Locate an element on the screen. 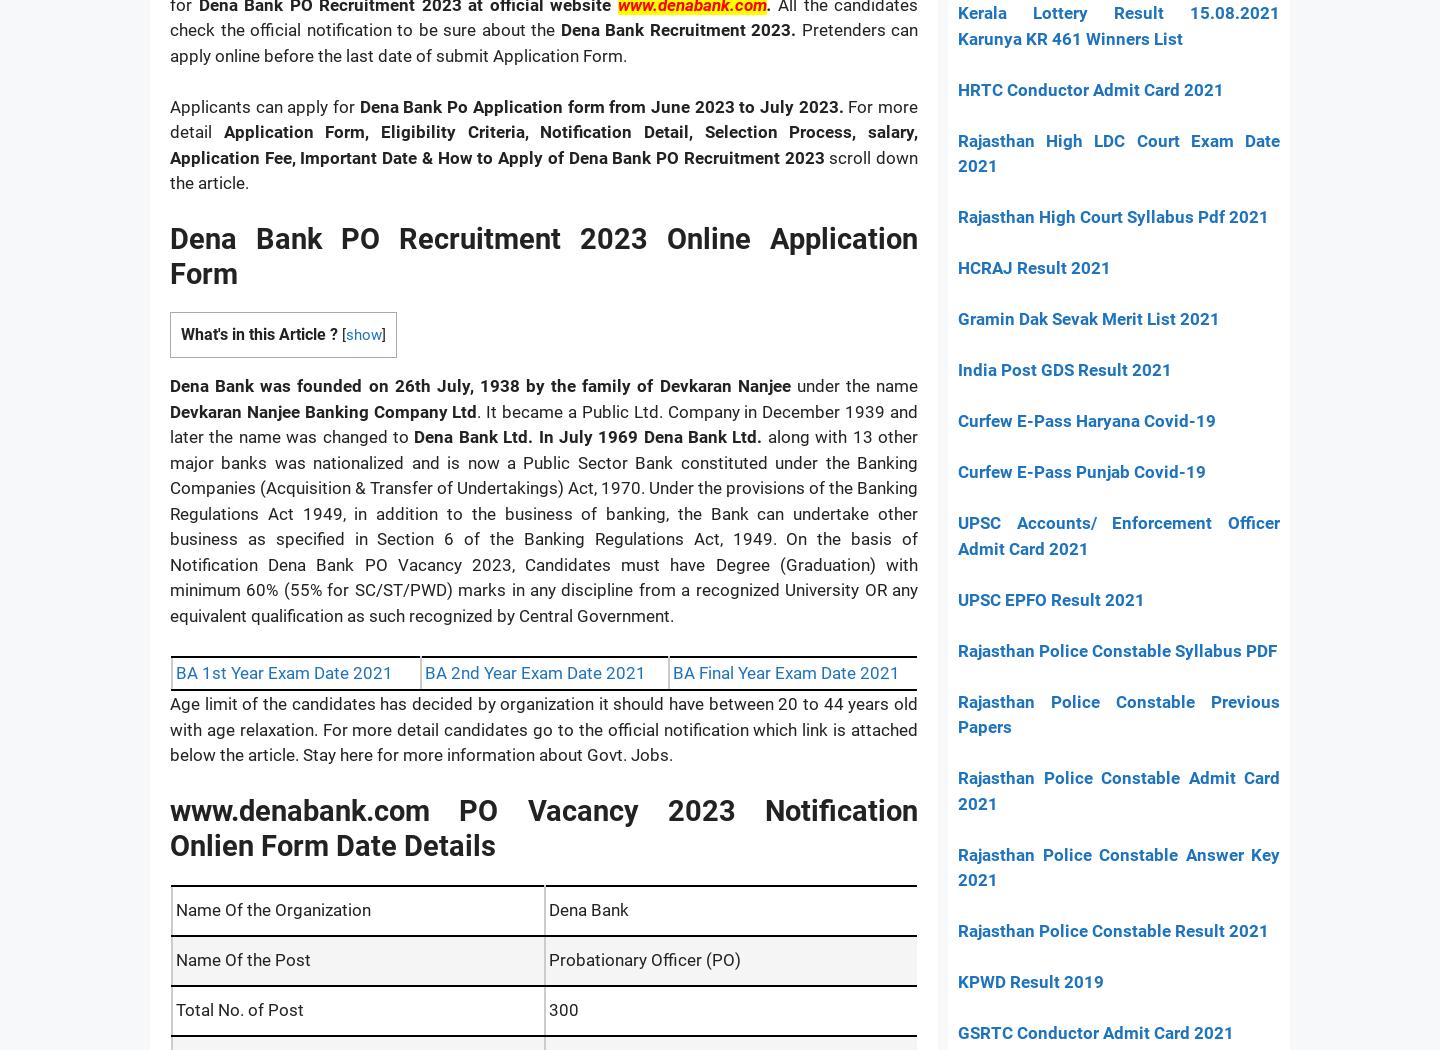  'Name Of the Post' is located at coordinates (242, 957).